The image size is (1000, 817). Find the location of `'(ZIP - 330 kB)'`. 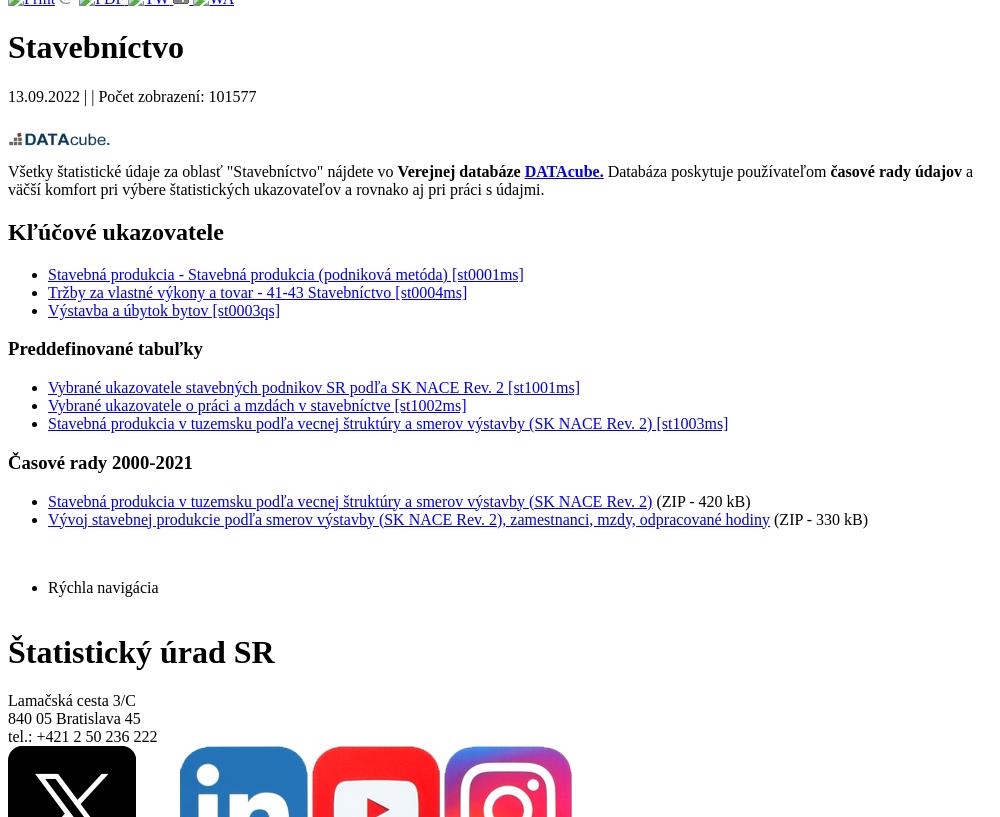

'(ZIP - 330 kB)' is located at coordinates (818, 517).